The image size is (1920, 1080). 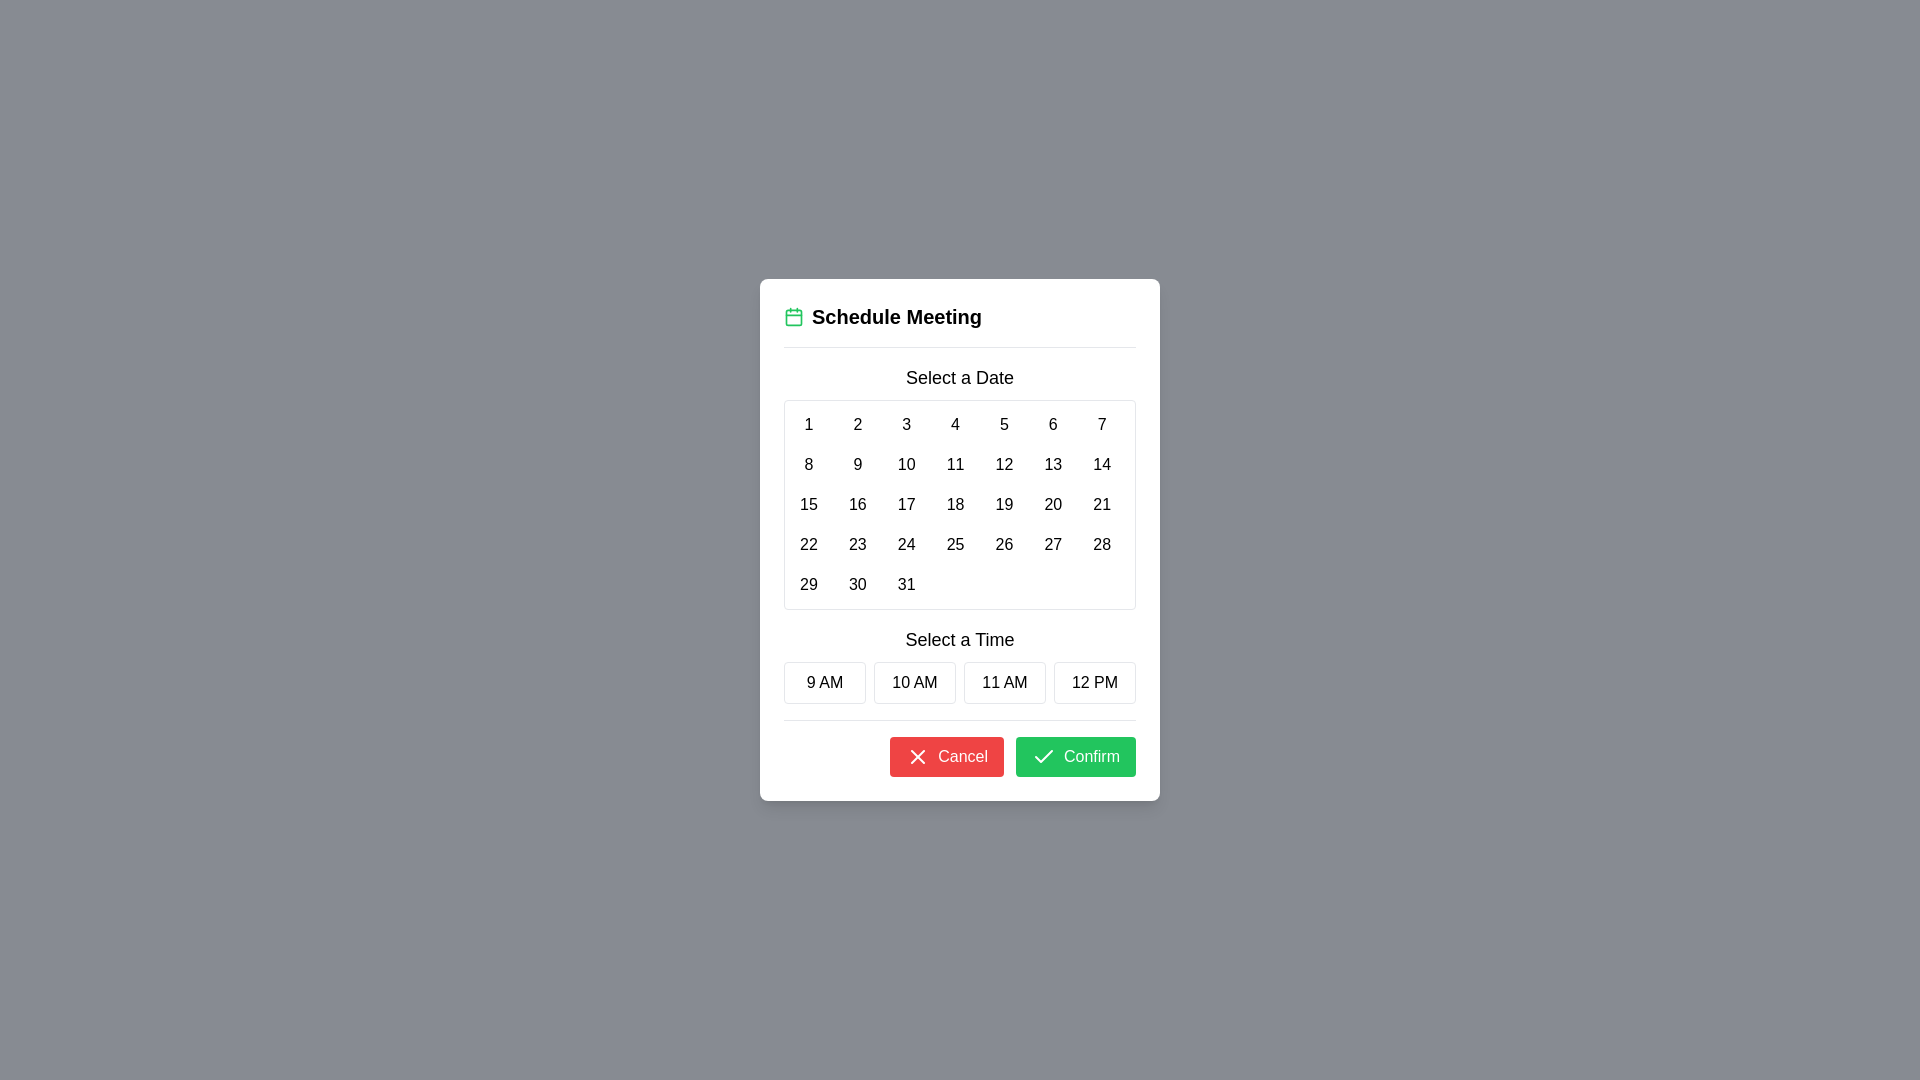 I want to click on the button corresponding to the 24th day of the month in the calendar interface, so click(x=905, y=544).